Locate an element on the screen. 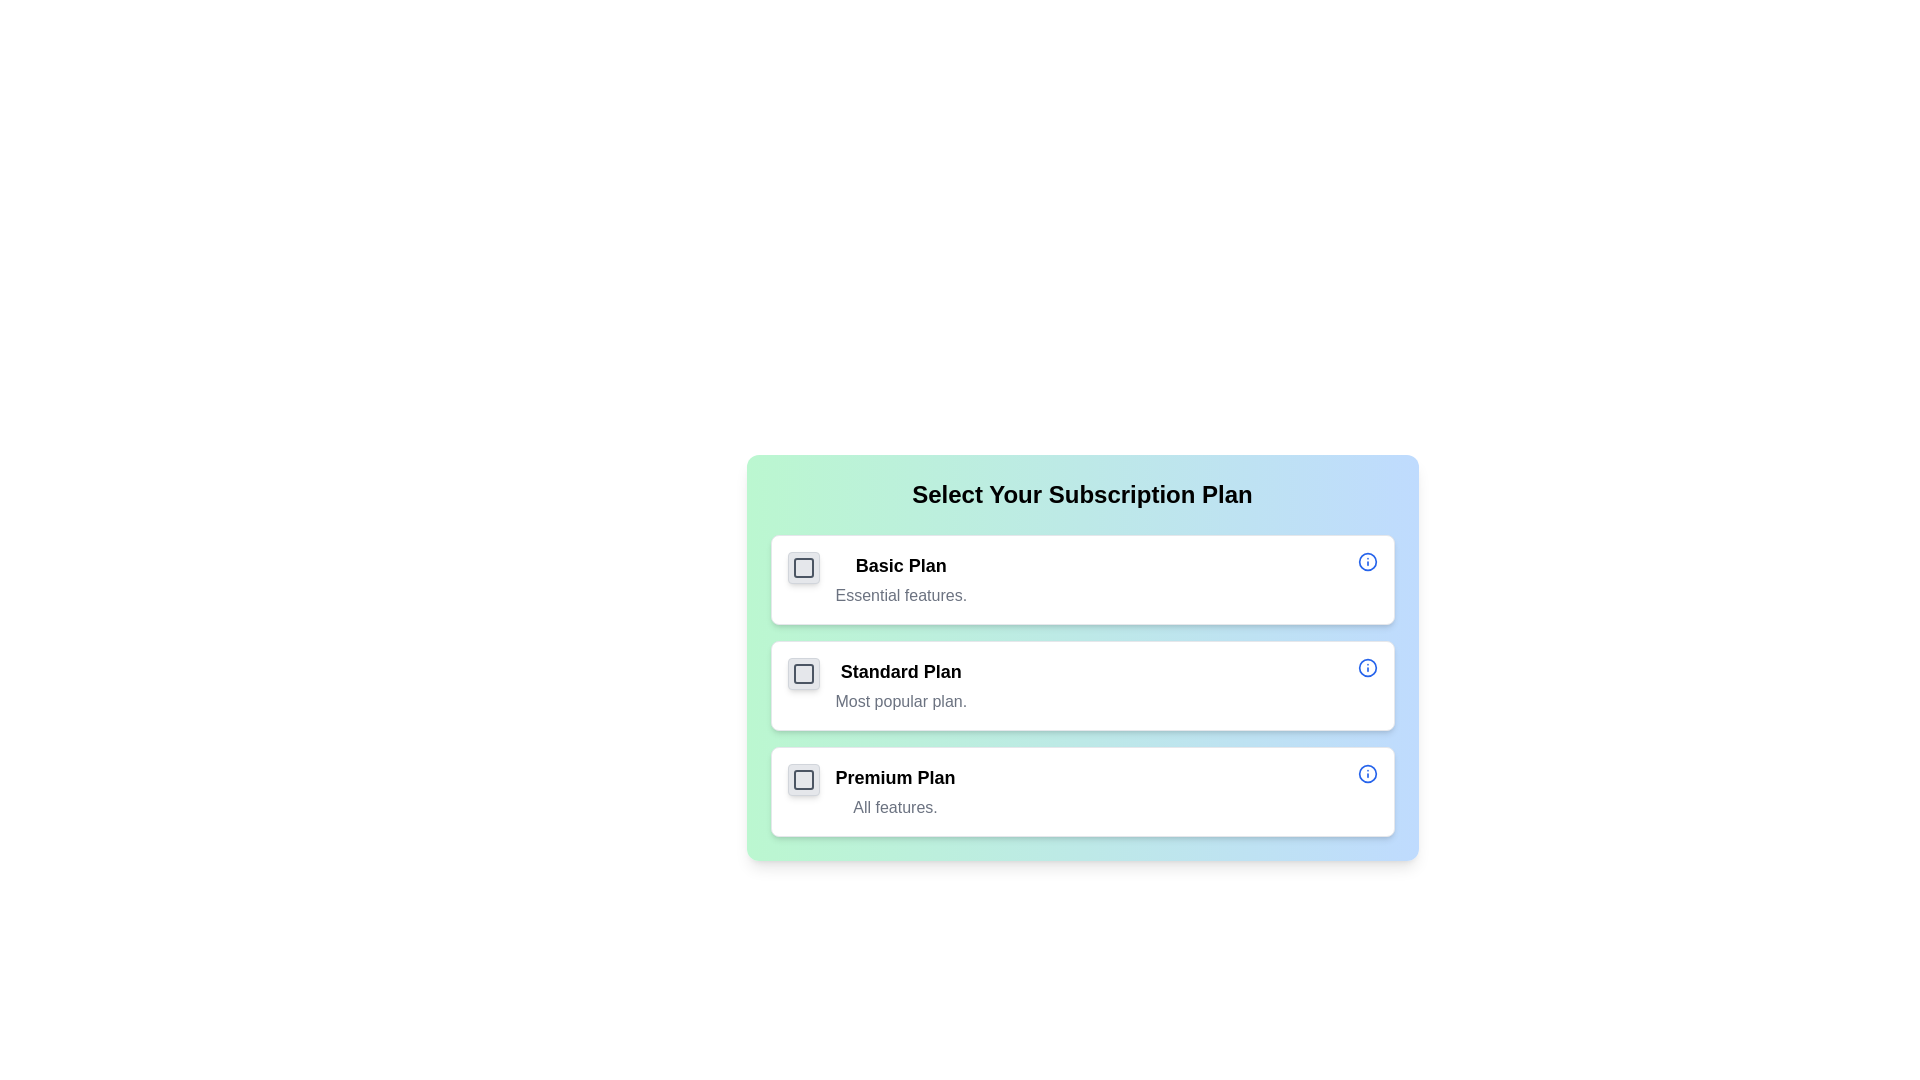 Image resolution: width=1920 pixels, height=1080 pixels. the Information Icon located in the 'Premium Plan' section, adjacent to the text 'All features' is located at coordinates (1366, 773).